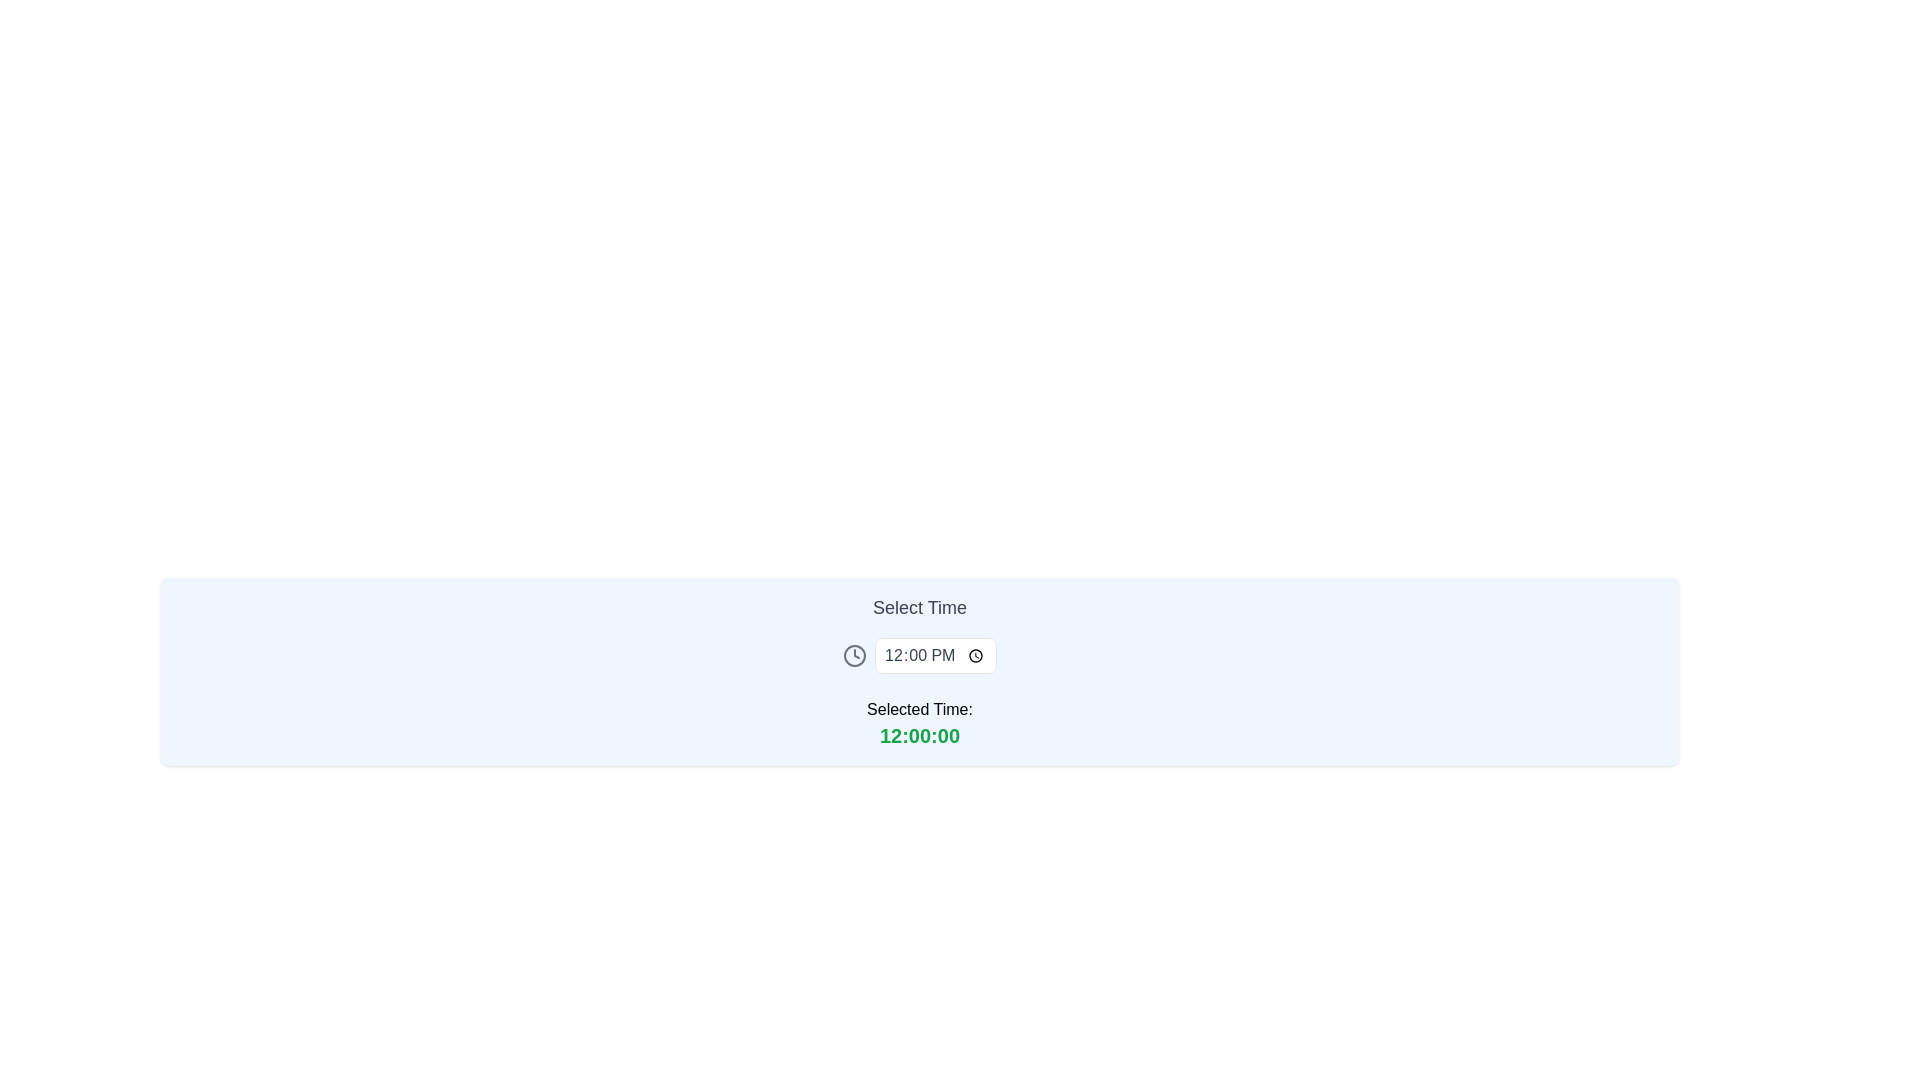  I want to click on the clock icon, which is the first element in a horizontal arrangement containing a time display field and an associated button, so click(855, 655).